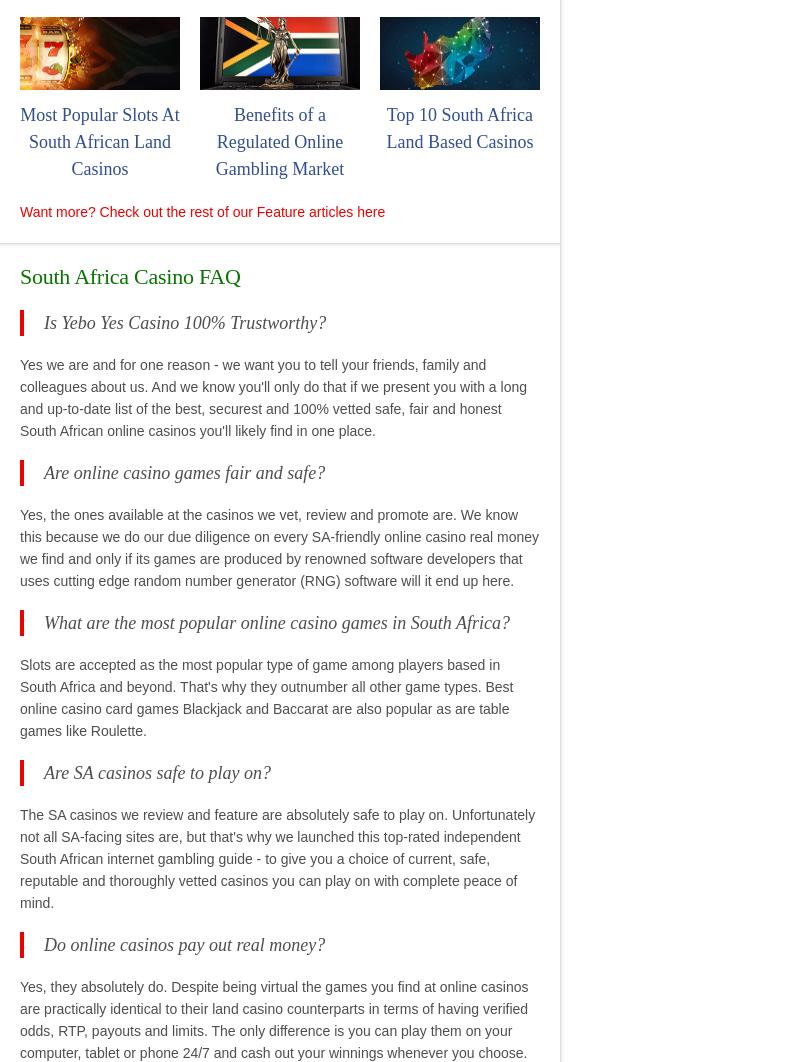 The image size is (800, 1062). I want to click on 'Most Popular Slots At South African Land Casinos', so click(99, 141).